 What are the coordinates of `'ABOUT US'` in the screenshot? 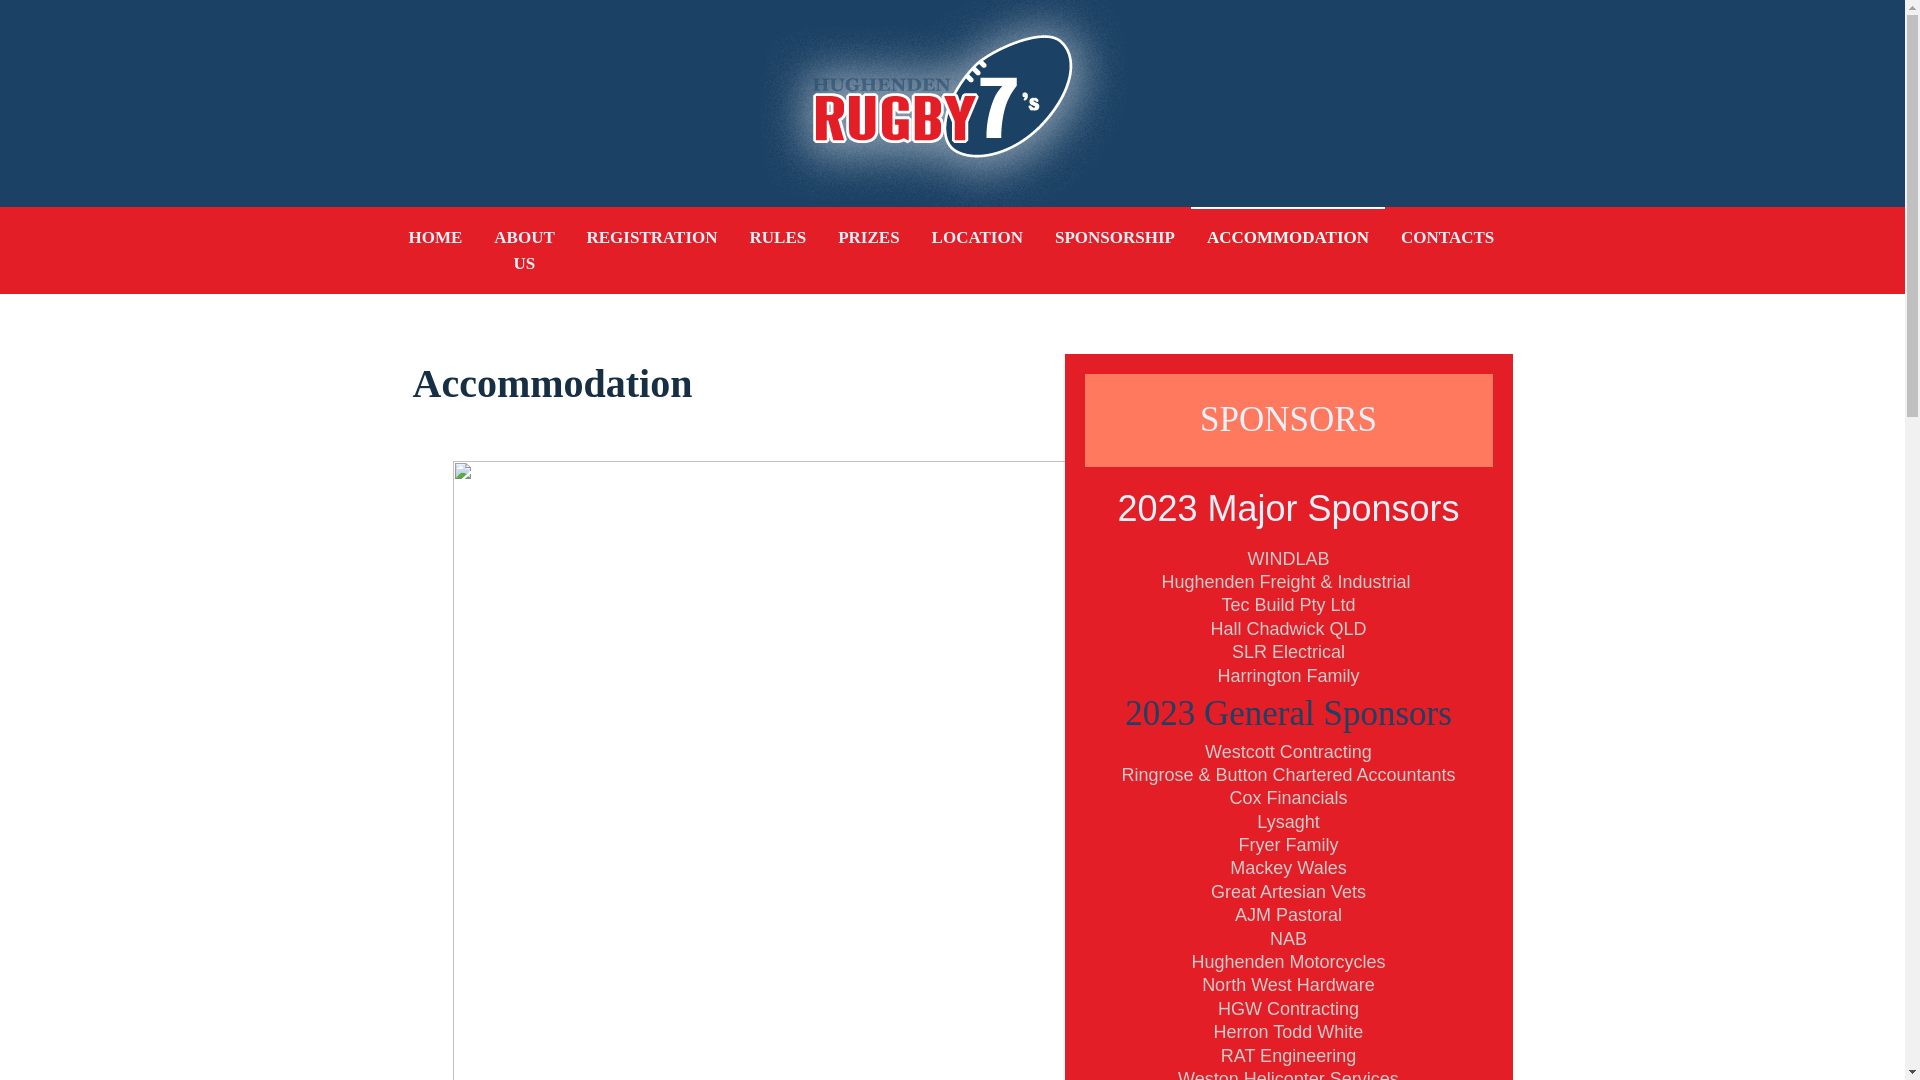 It's located at (523, 249).